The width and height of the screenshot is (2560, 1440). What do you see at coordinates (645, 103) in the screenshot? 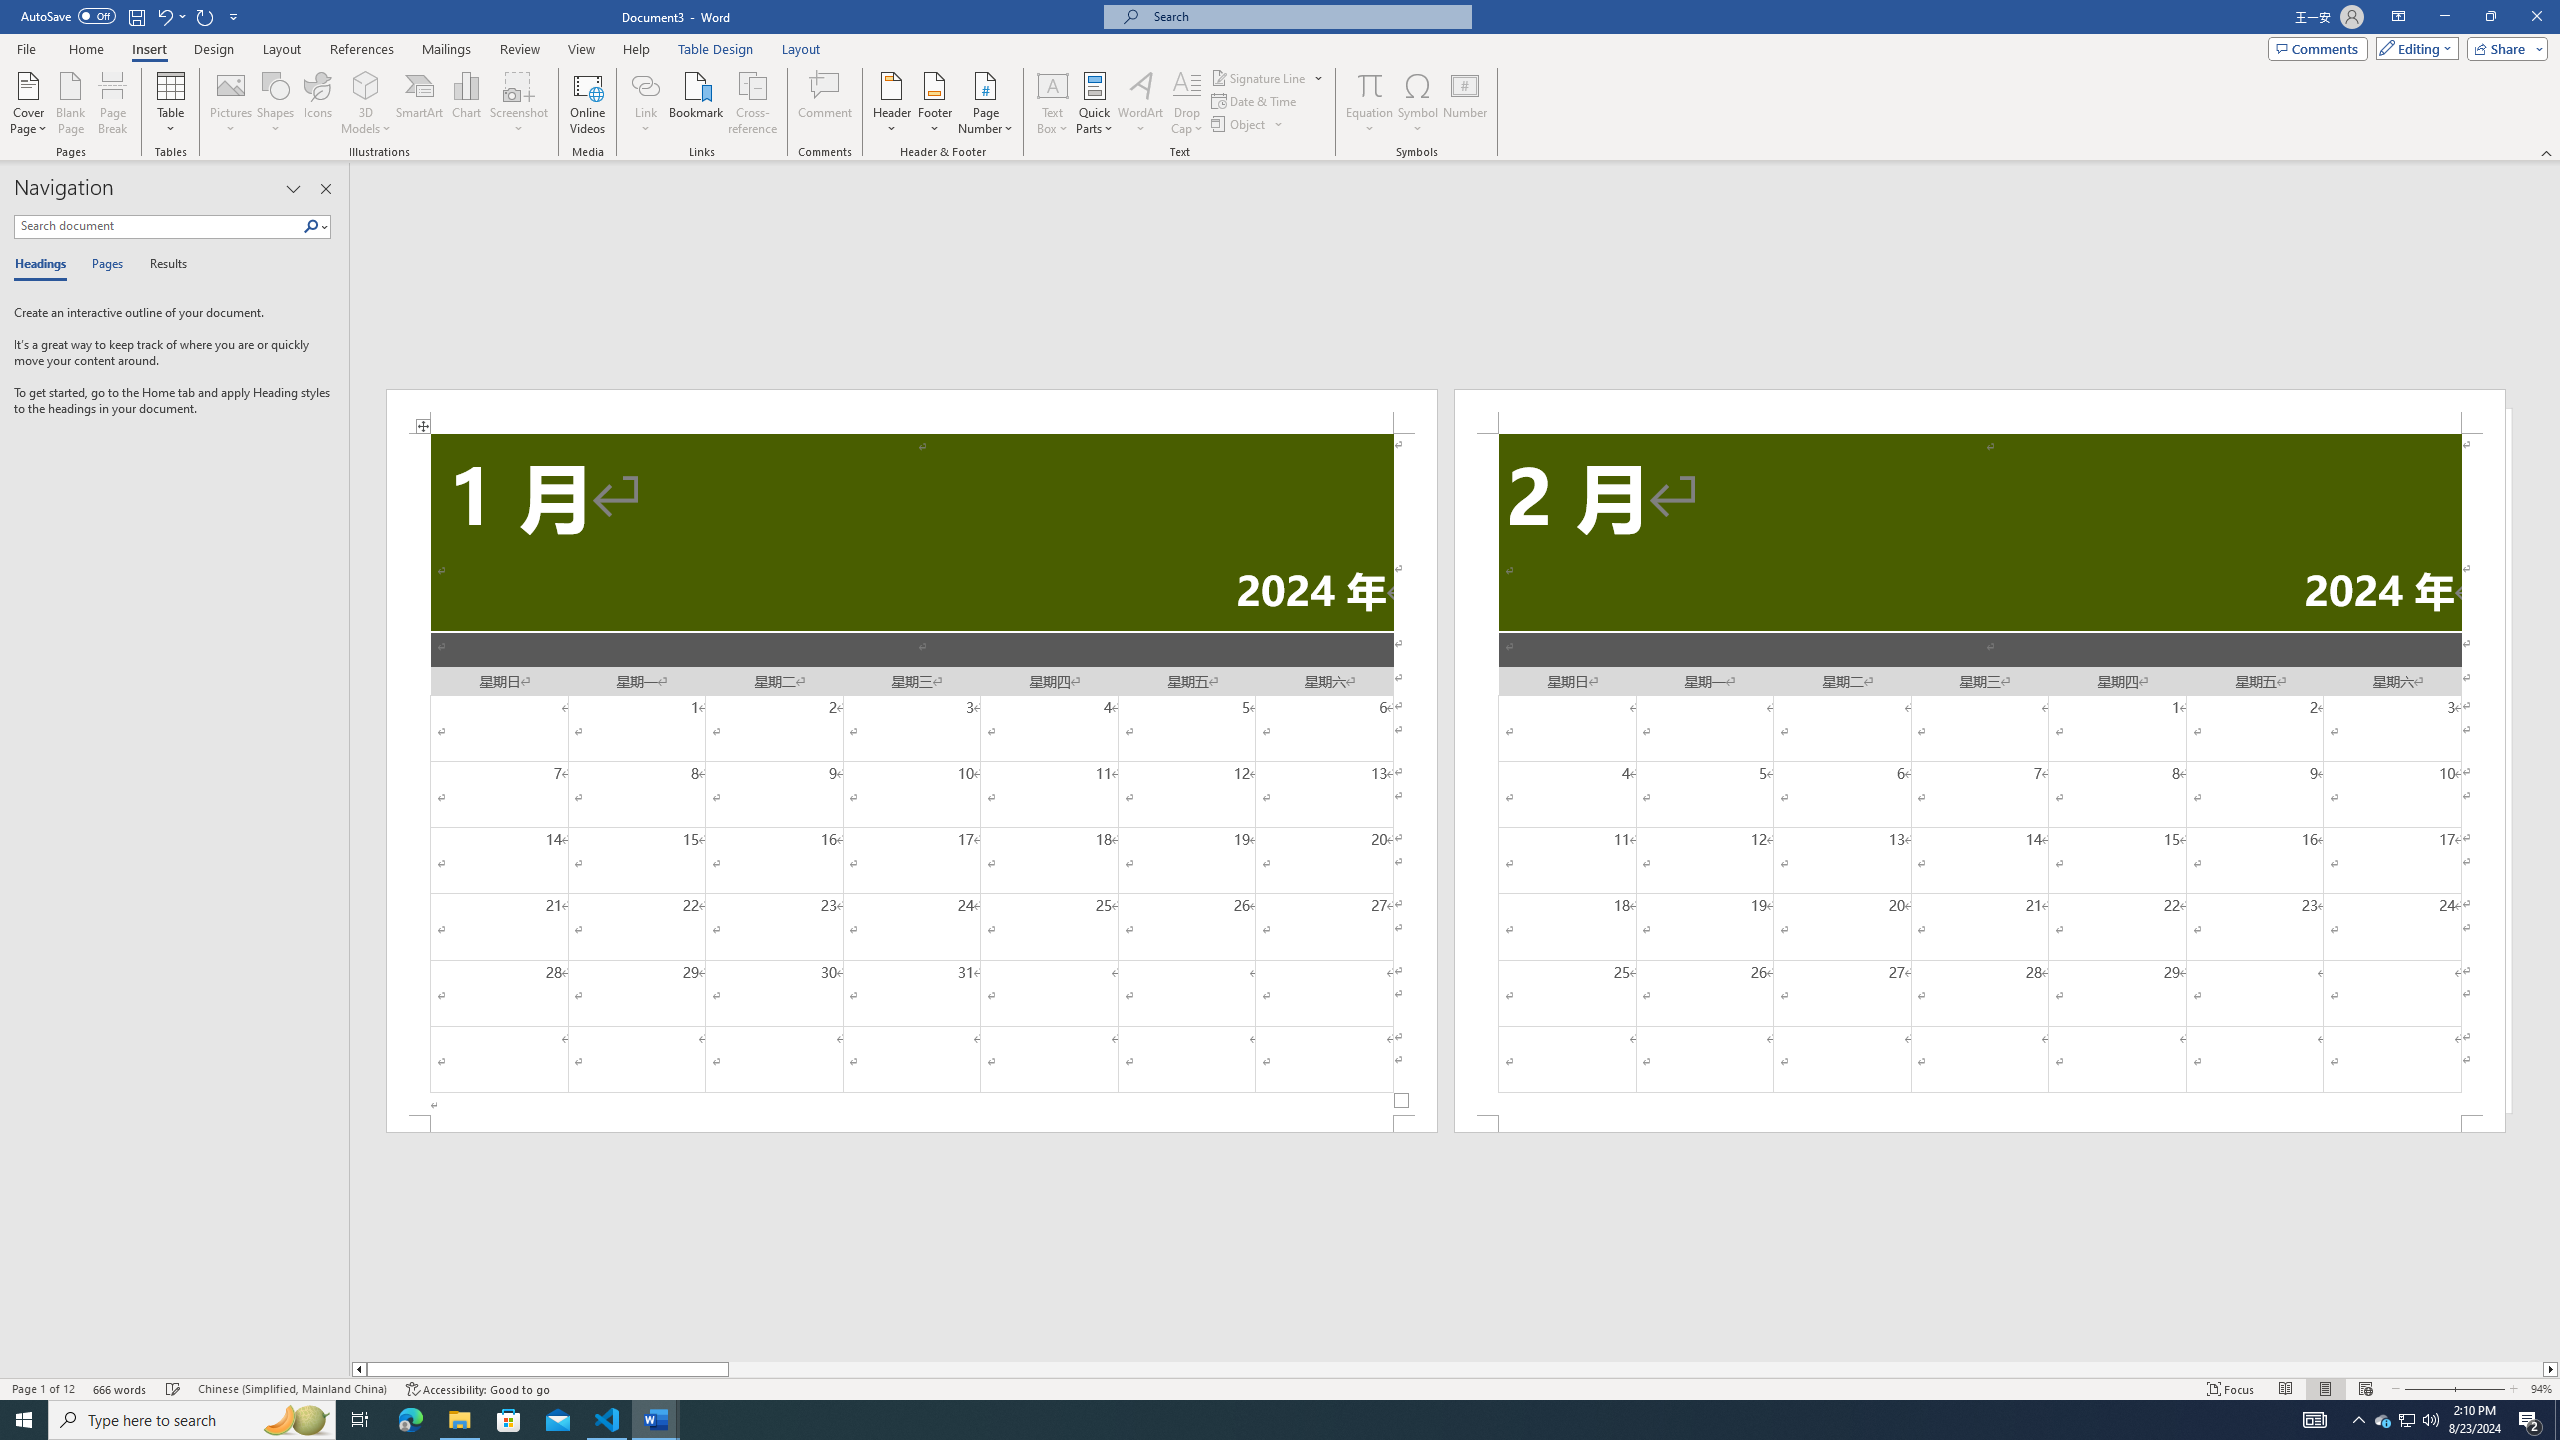
I see `'Link'` at bounding box center [645, 103].